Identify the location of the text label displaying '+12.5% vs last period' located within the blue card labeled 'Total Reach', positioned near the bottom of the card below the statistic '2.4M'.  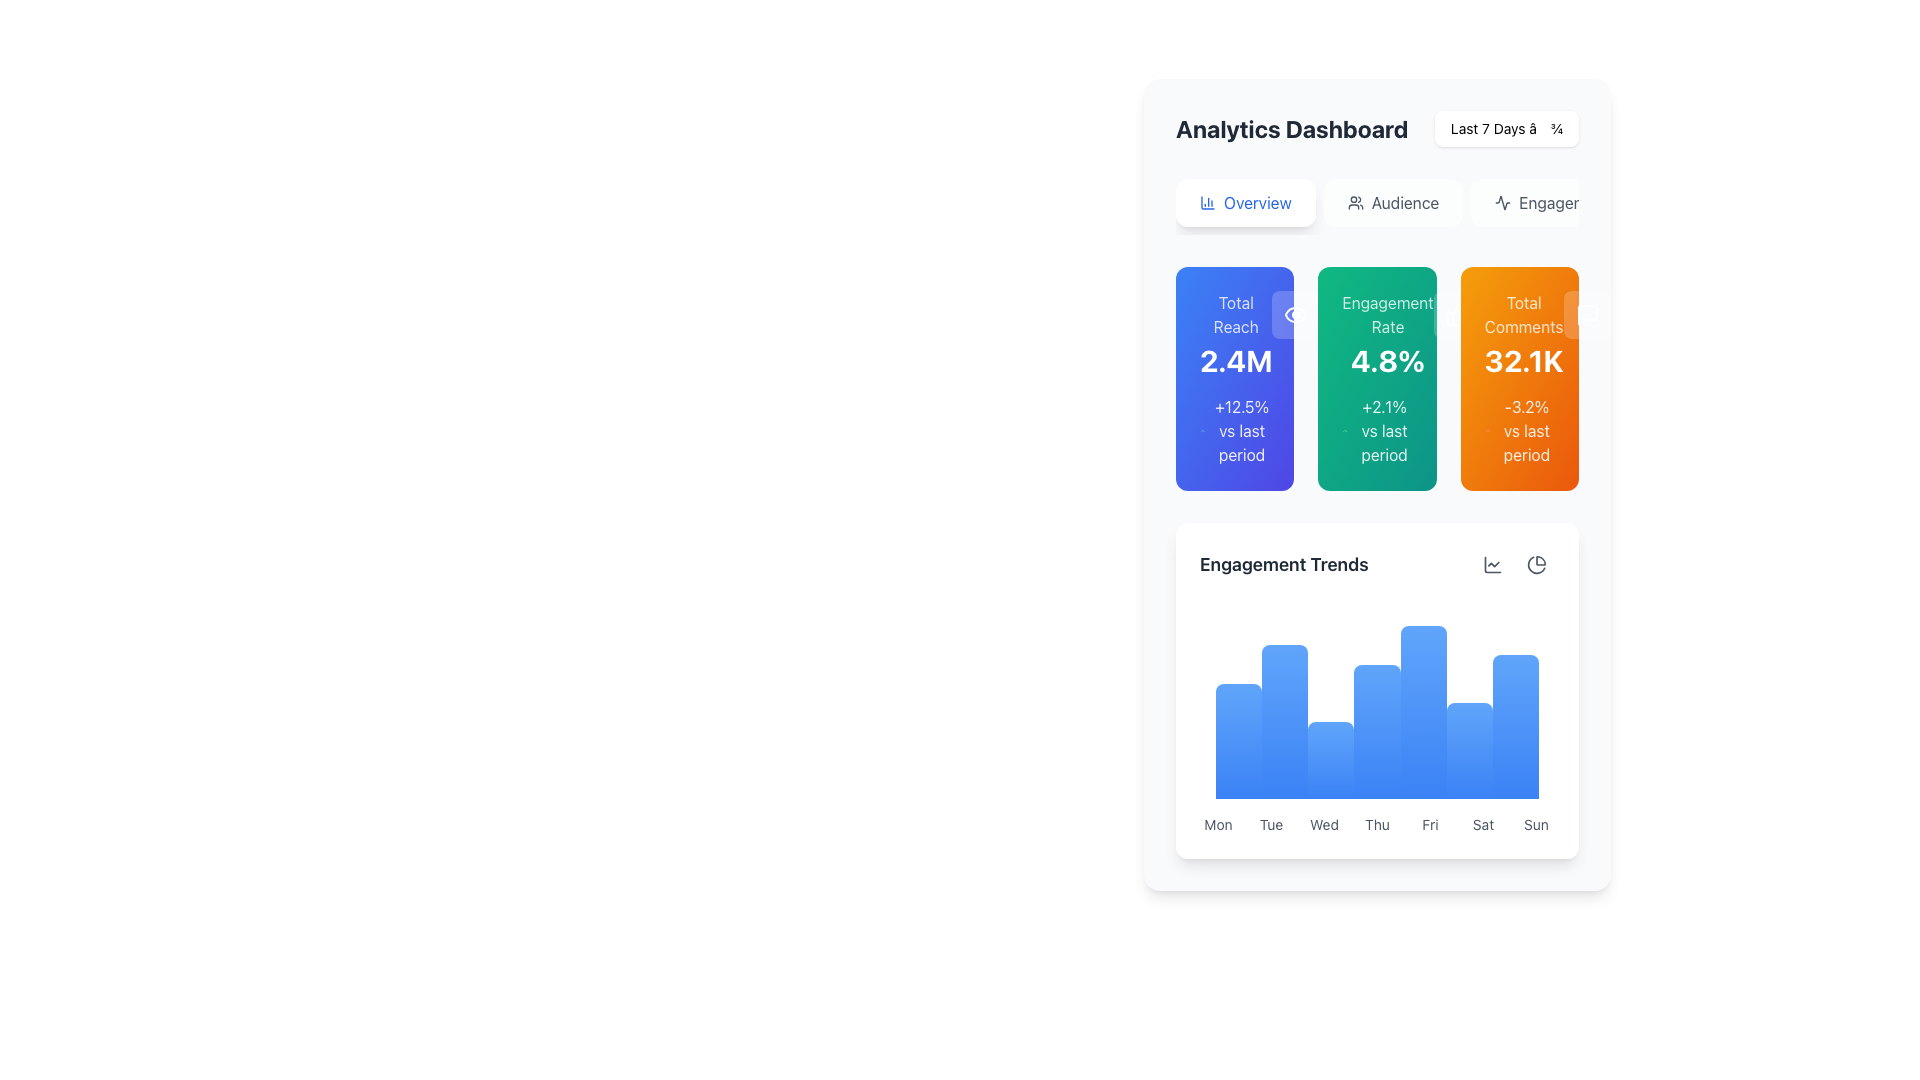
(1241, 430).